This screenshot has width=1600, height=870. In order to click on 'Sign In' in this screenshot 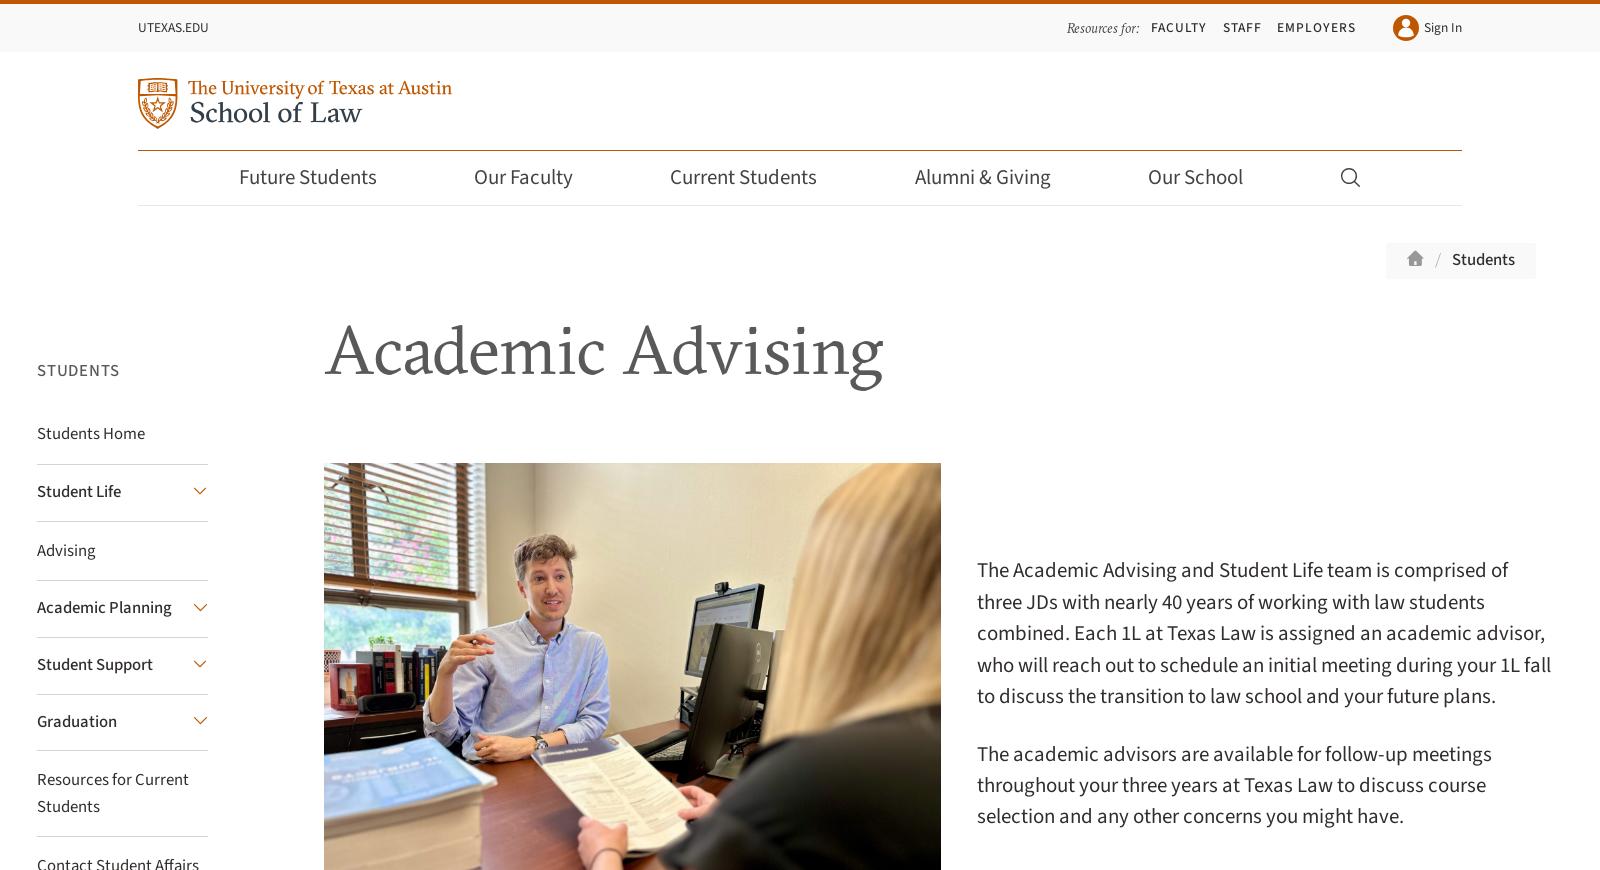, I will do `click(1441, 25)`.